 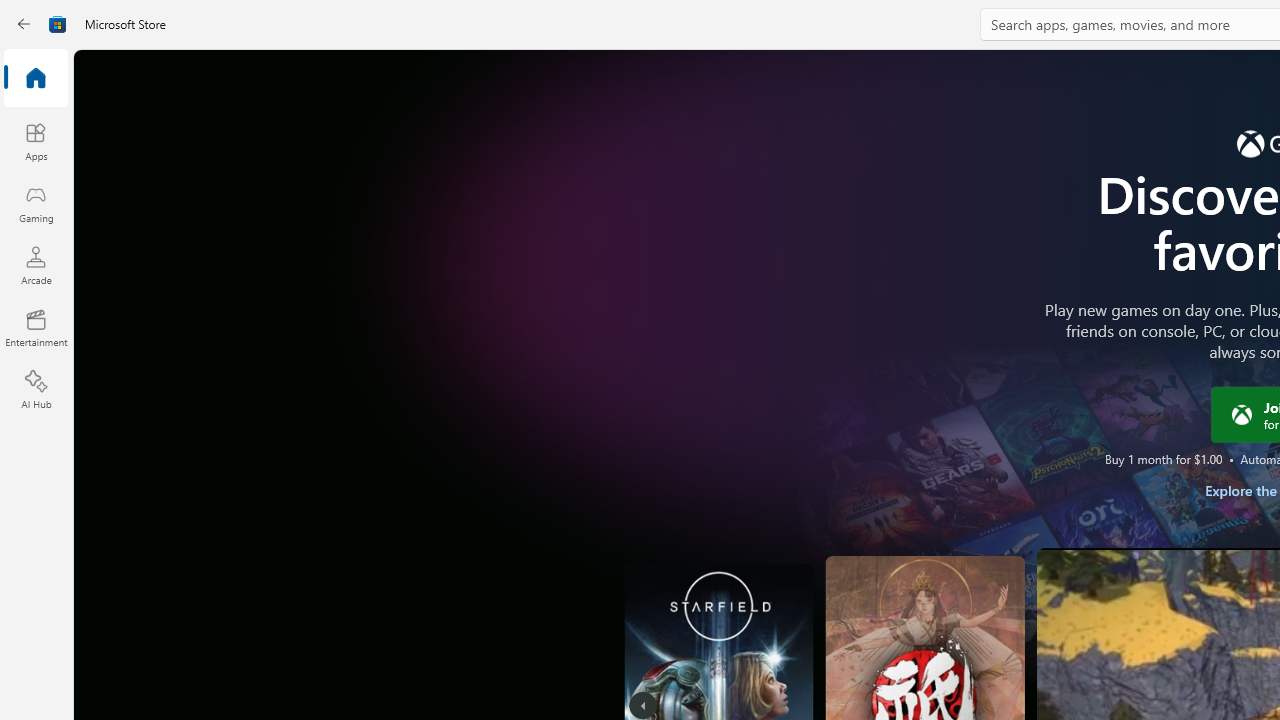 What do you see at coordinates (24, 24) in the screenshot?
I see `'Back'` at bounding box center [24, 24].